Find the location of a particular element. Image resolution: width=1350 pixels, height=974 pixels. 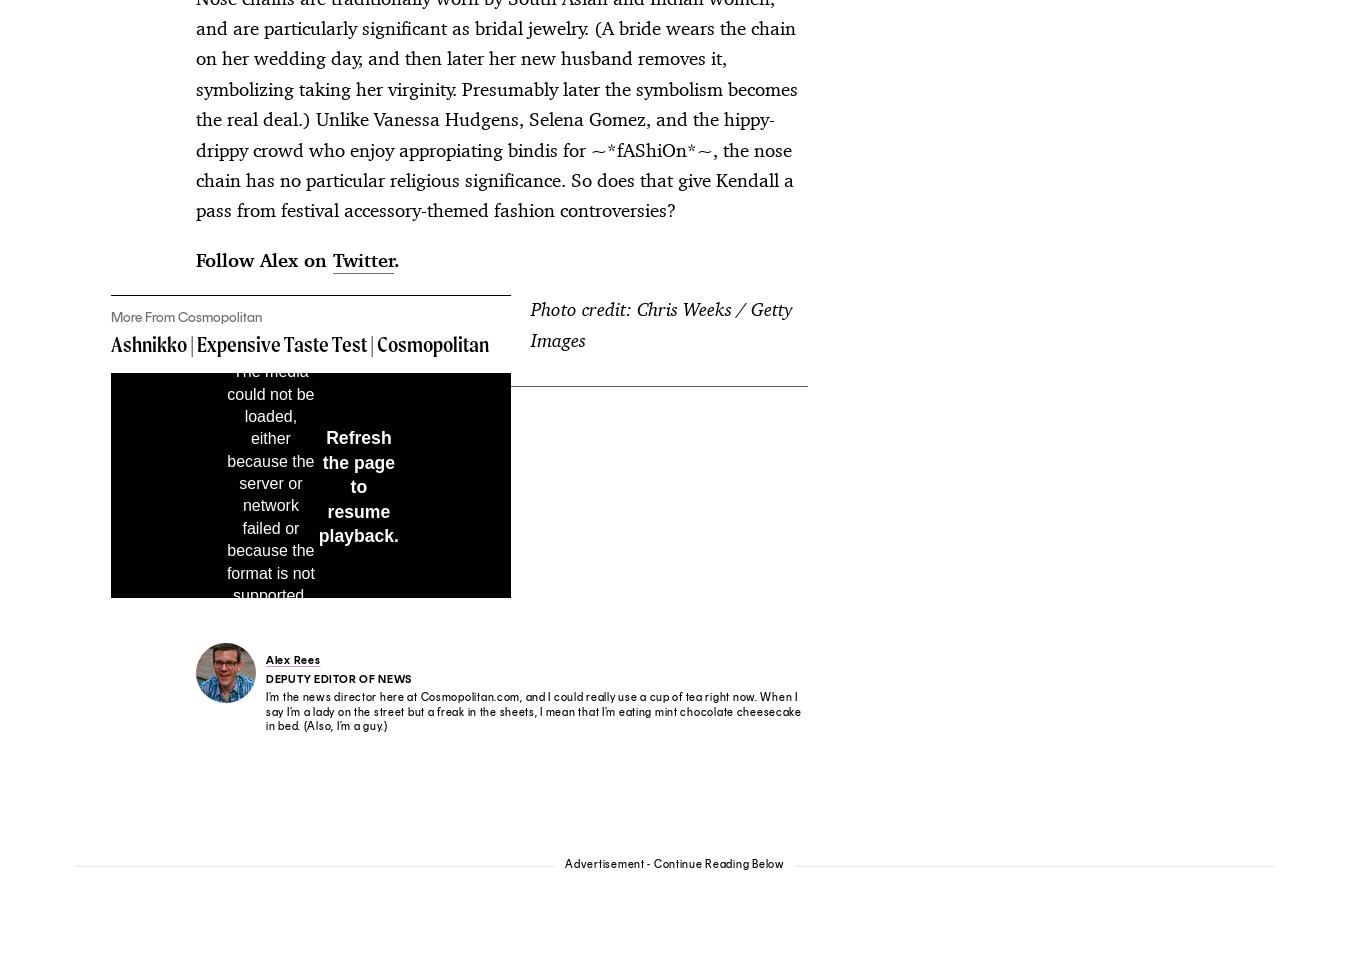

'We may earn commission from links on this page, but we only recommend products we back.' is located at coordinates (410, 851).